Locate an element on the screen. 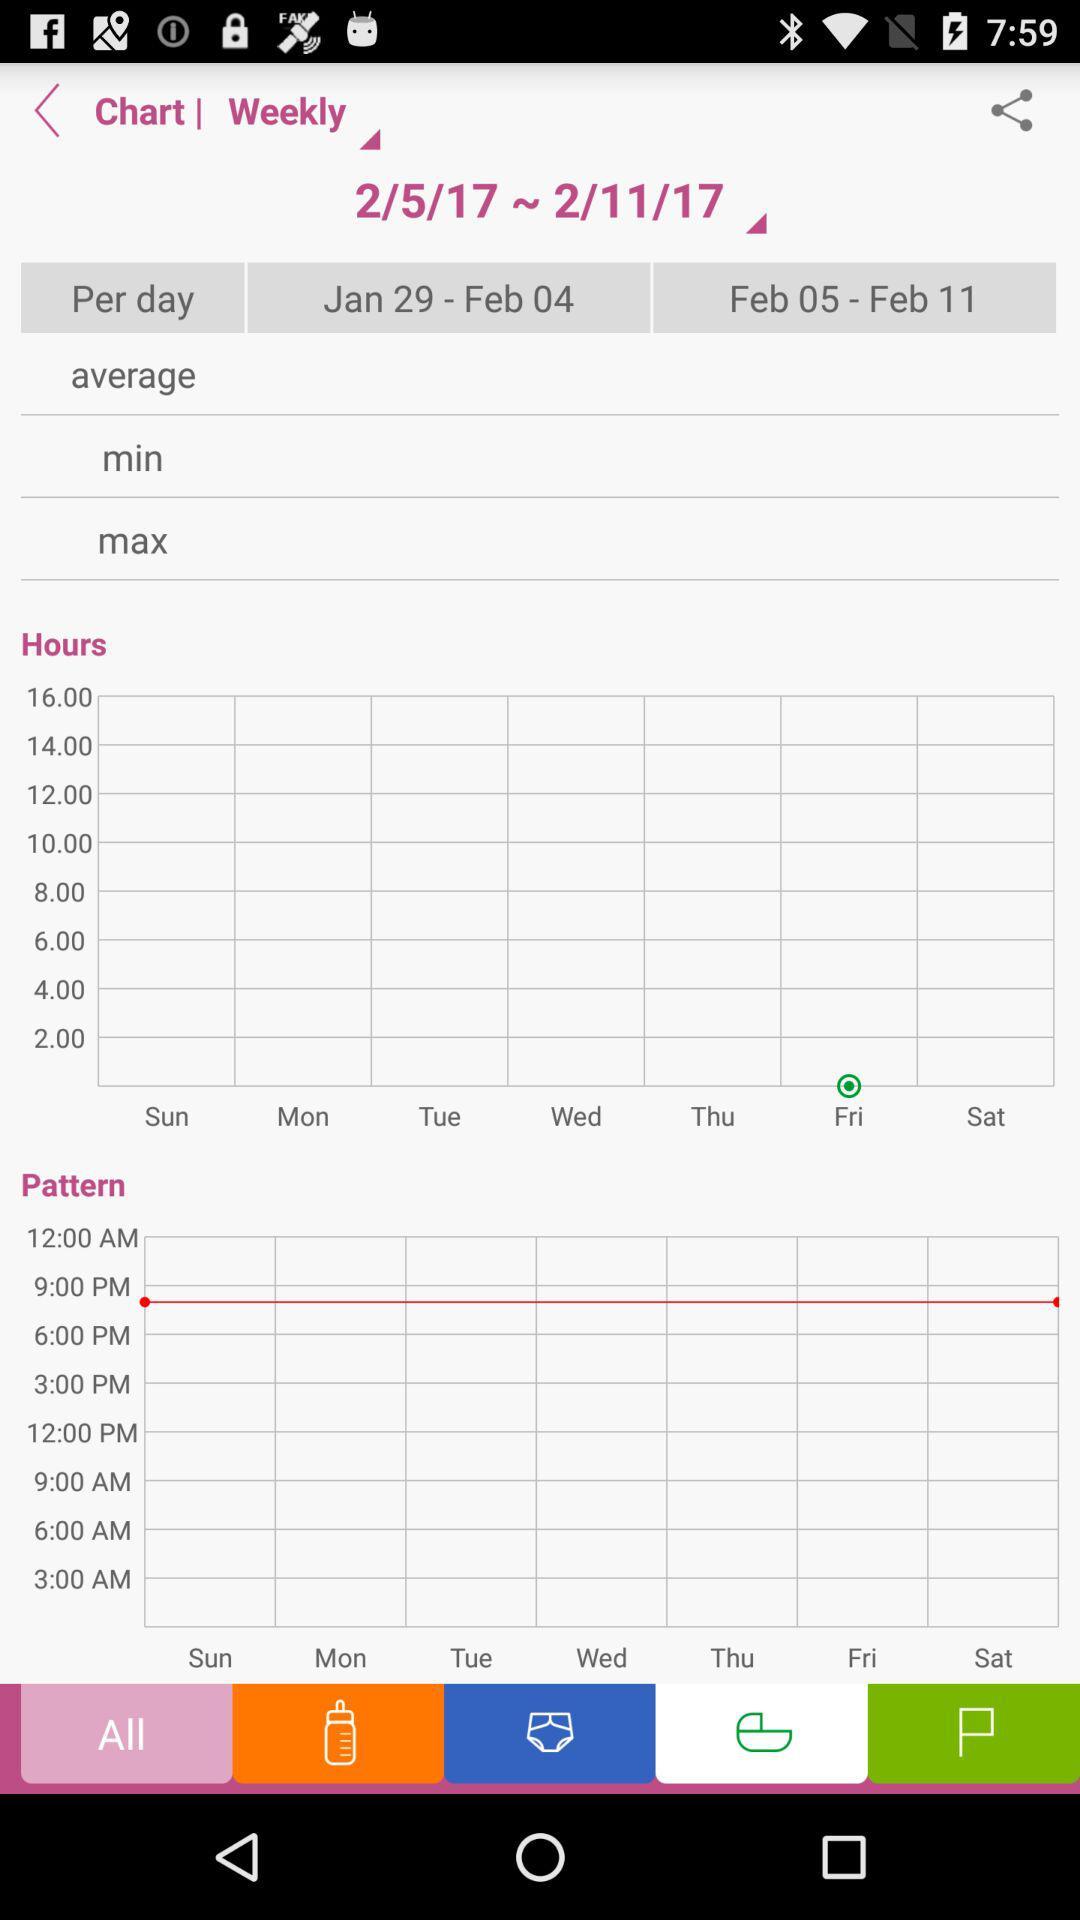  share the report is located at coordinates (1022, 109).